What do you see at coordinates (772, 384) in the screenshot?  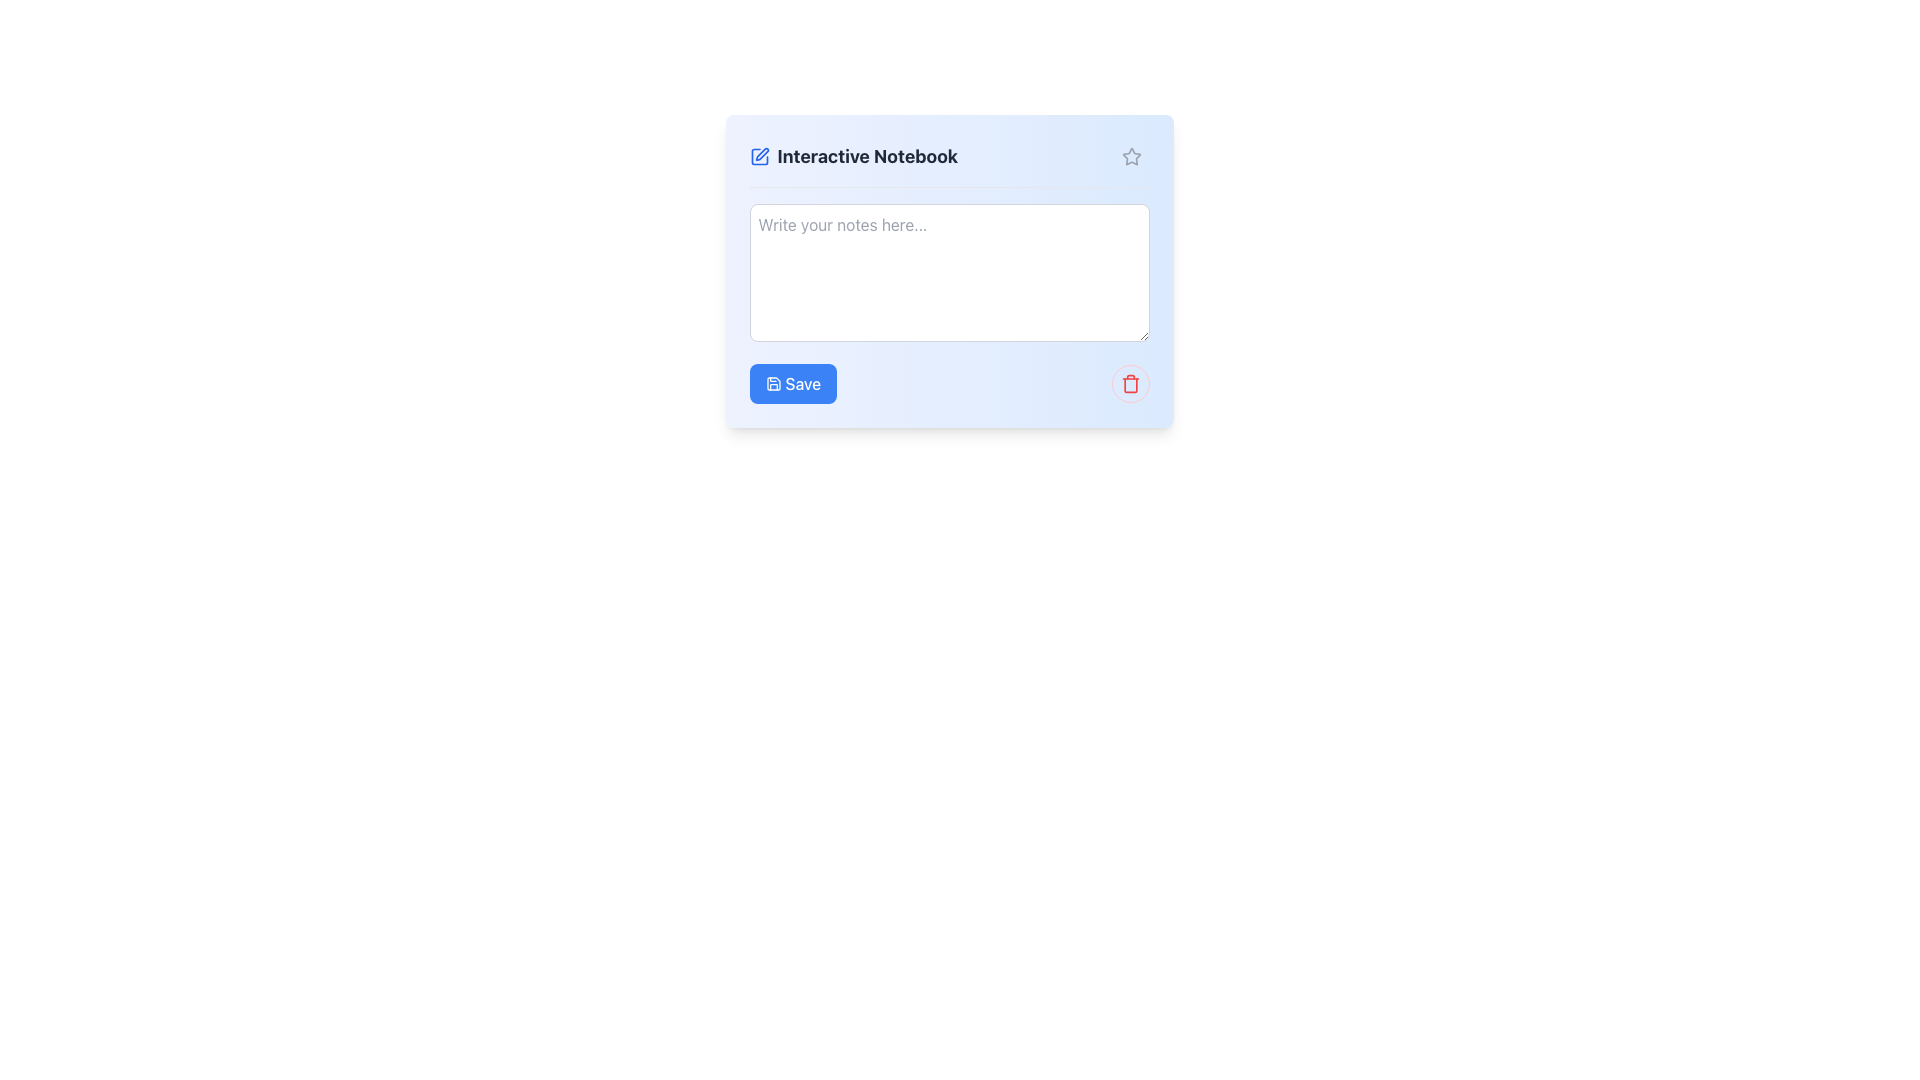 I see `the main outer body of the floppy disk icon representing the 'Save' function located at the bottom-left of the interactive notebook modal` at bounding box center [772, 384].